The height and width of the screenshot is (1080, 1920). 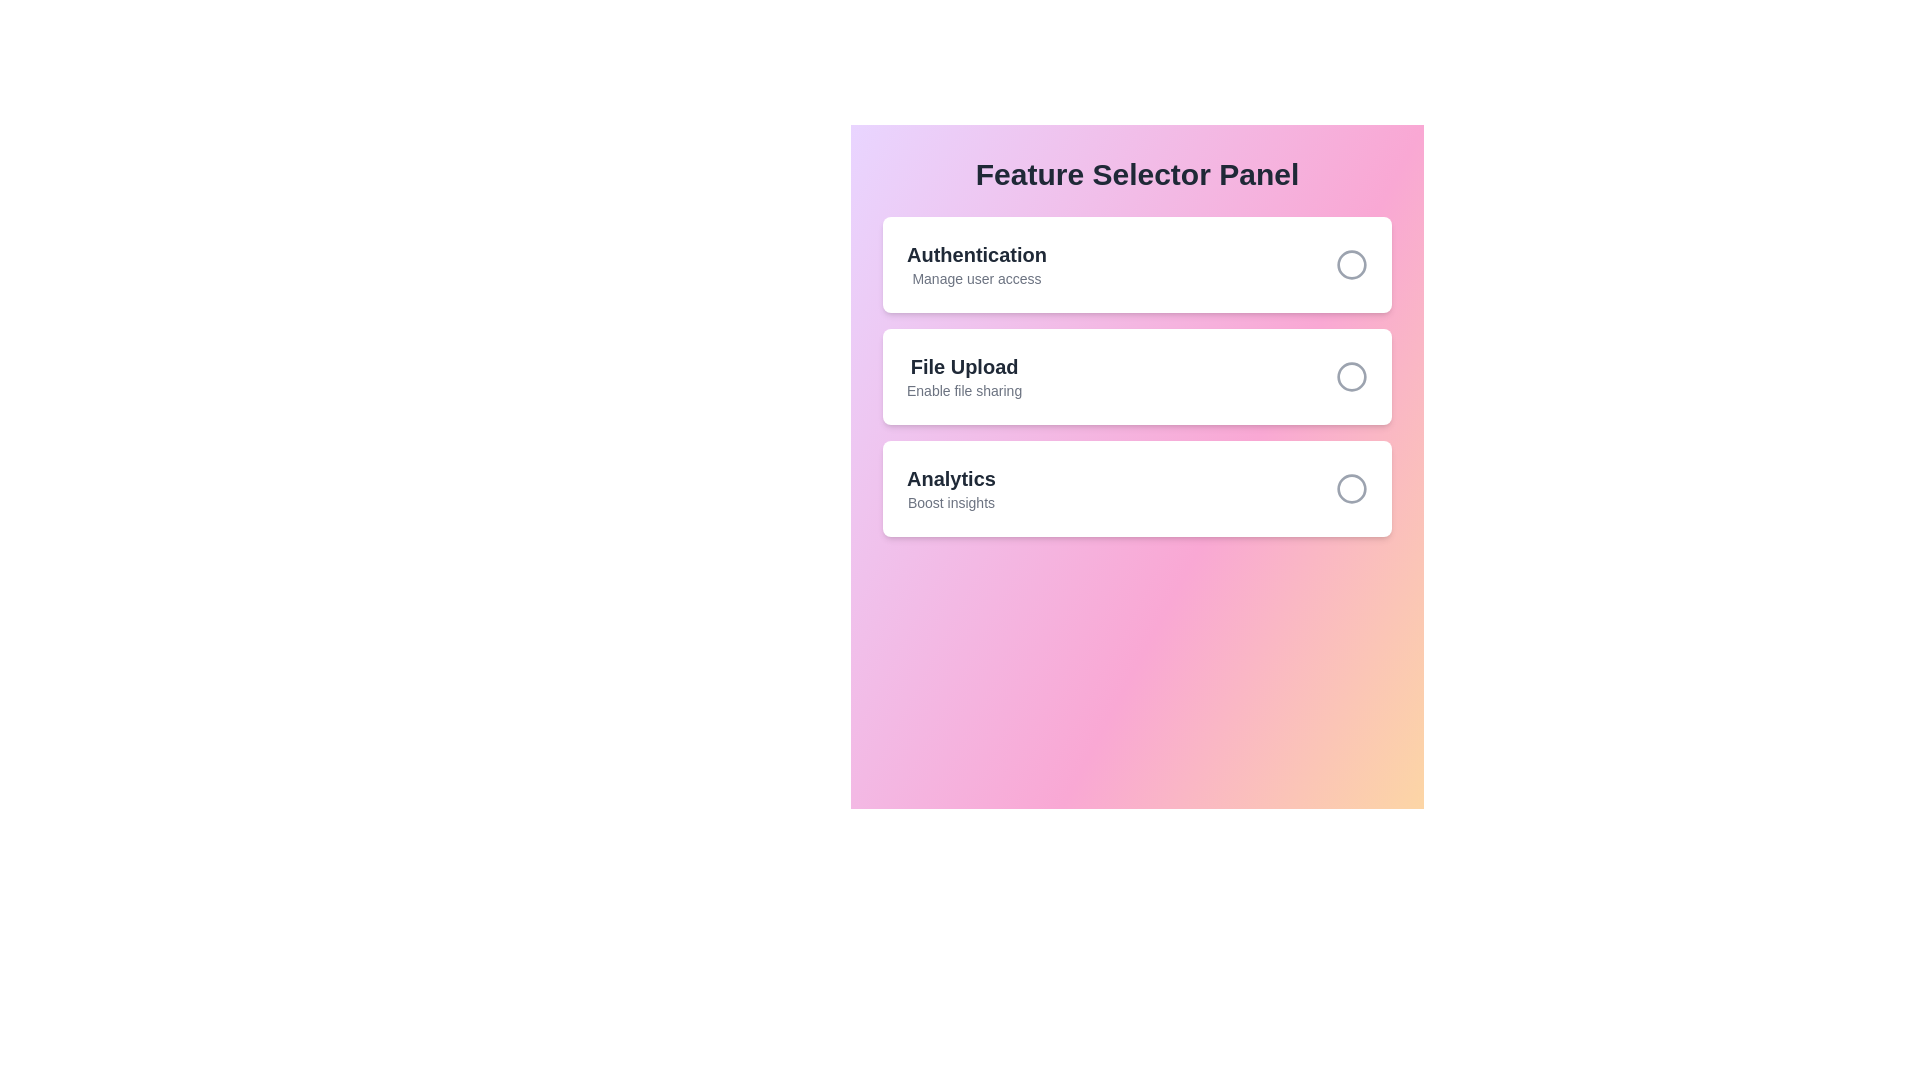 What do you see at coordinates (1352, 264) in the screenshot?
I see `the feature corresponding to Authentication by clicking its circle button` at bounding box center [1352, 264].